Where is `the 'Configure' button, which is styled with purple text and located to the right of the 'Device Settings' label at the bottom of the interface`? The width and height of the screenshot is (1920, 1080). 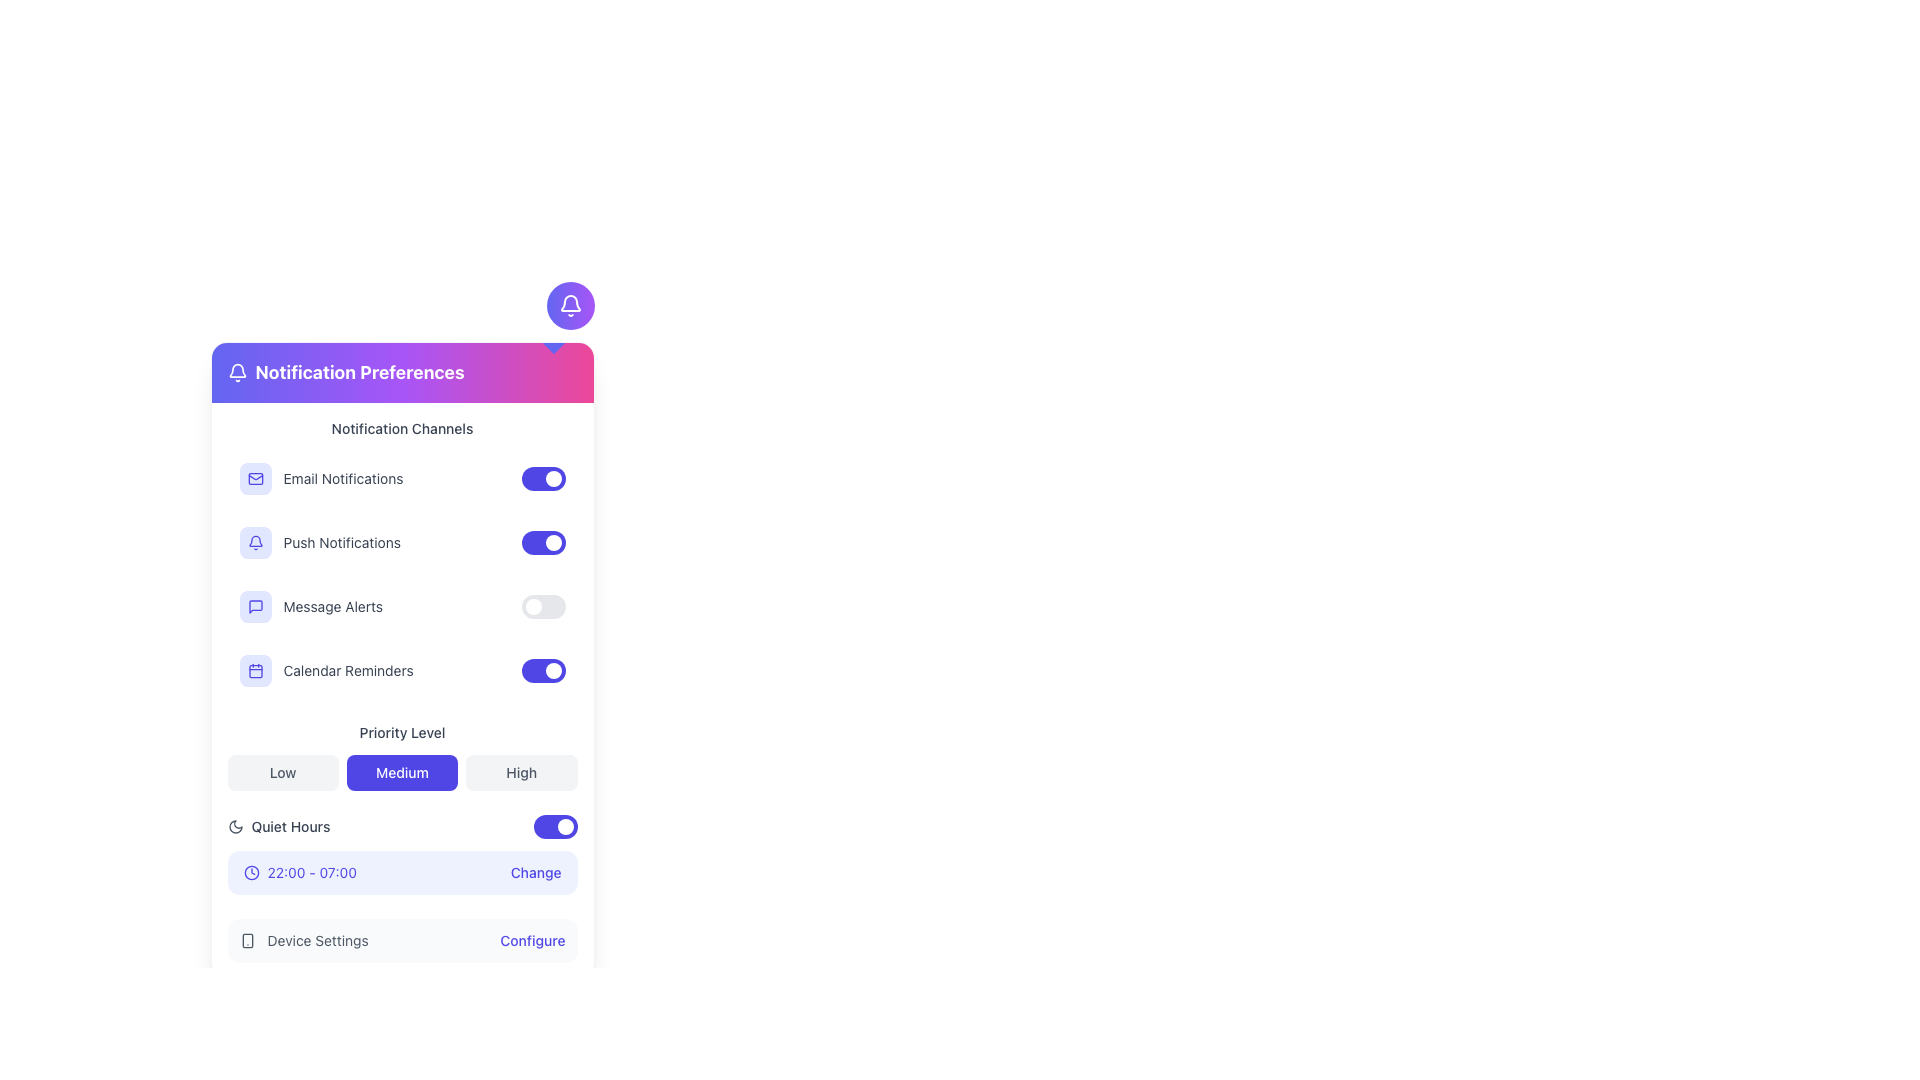
the 'Configure' button, which is styled with purple text and located to the right of the 'Device Settings' label at the bottom of the interface is located at coordinates (532, 941).